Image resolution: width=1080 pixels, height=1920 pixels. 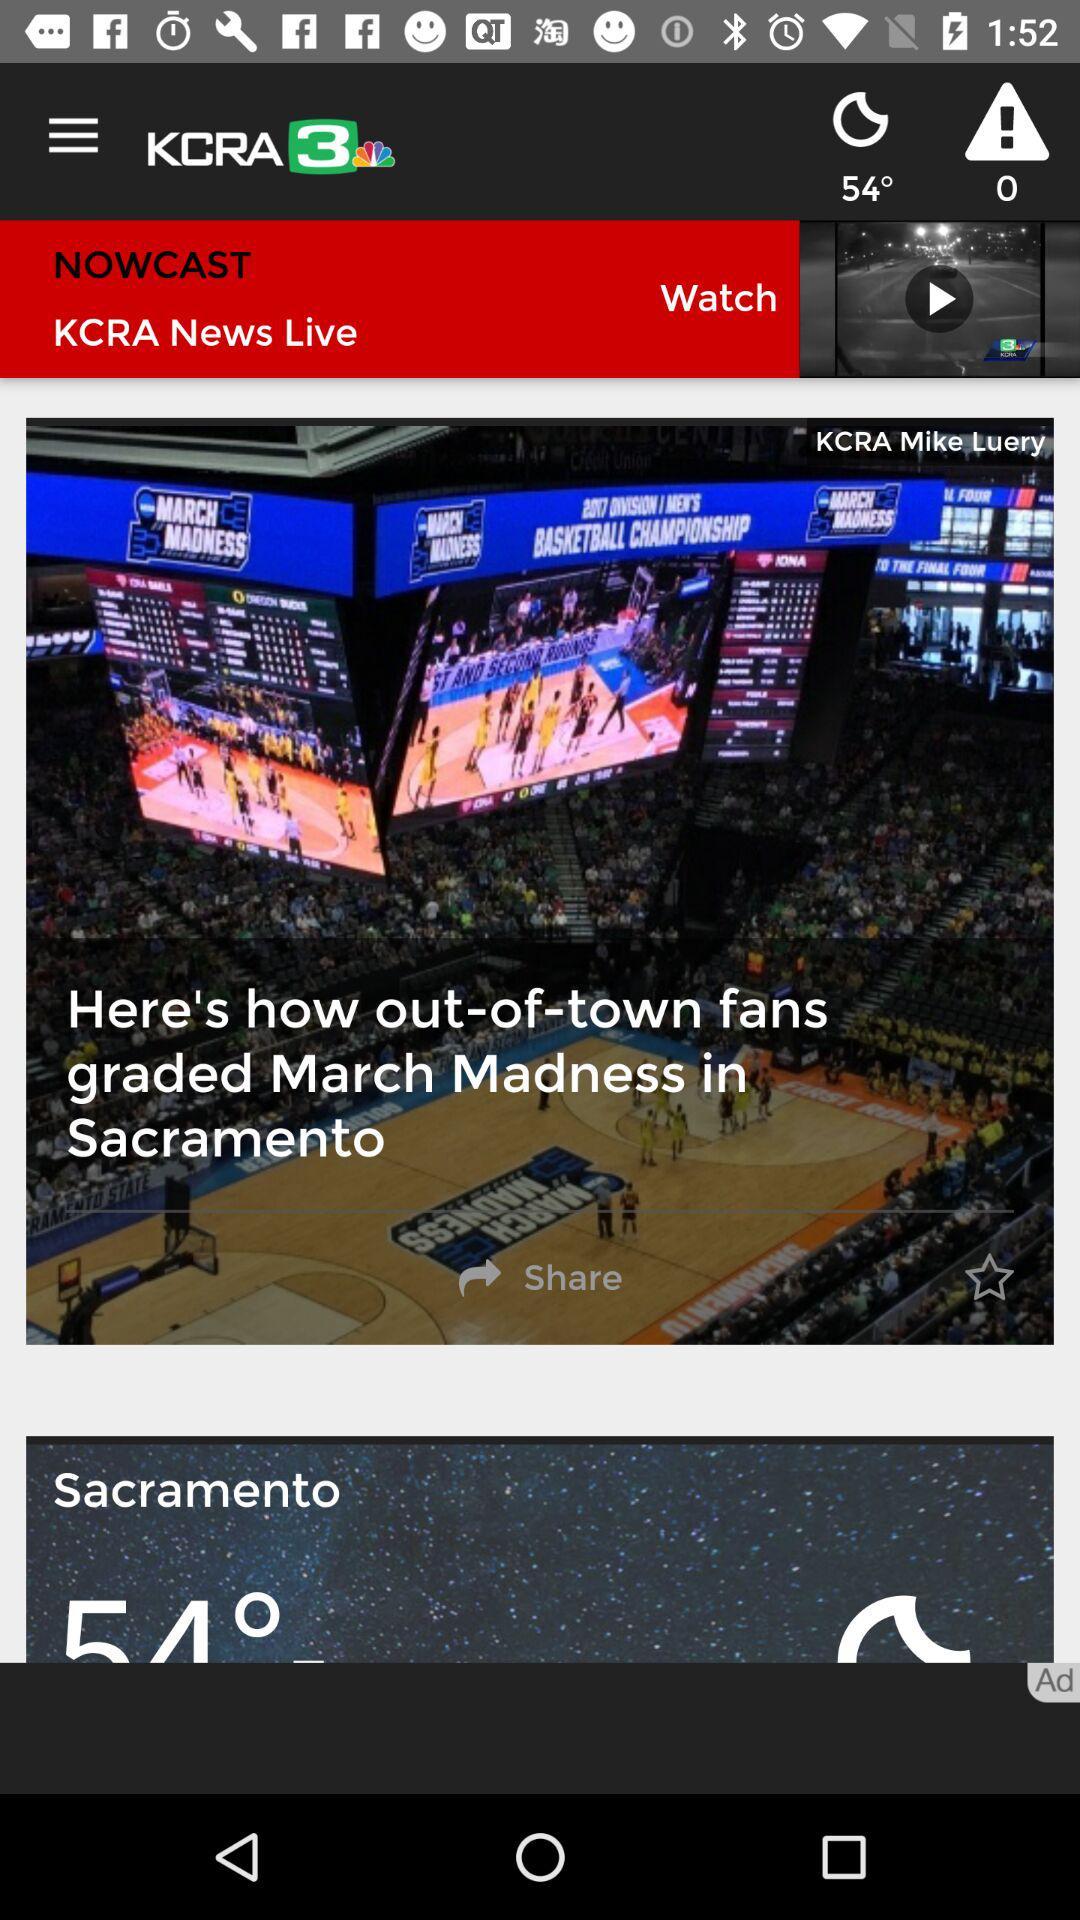 What do you see at coordinates (988, 1277) in the screenshot?
I see `icon to the right of the share icon` at bounding box center [988, 1277].